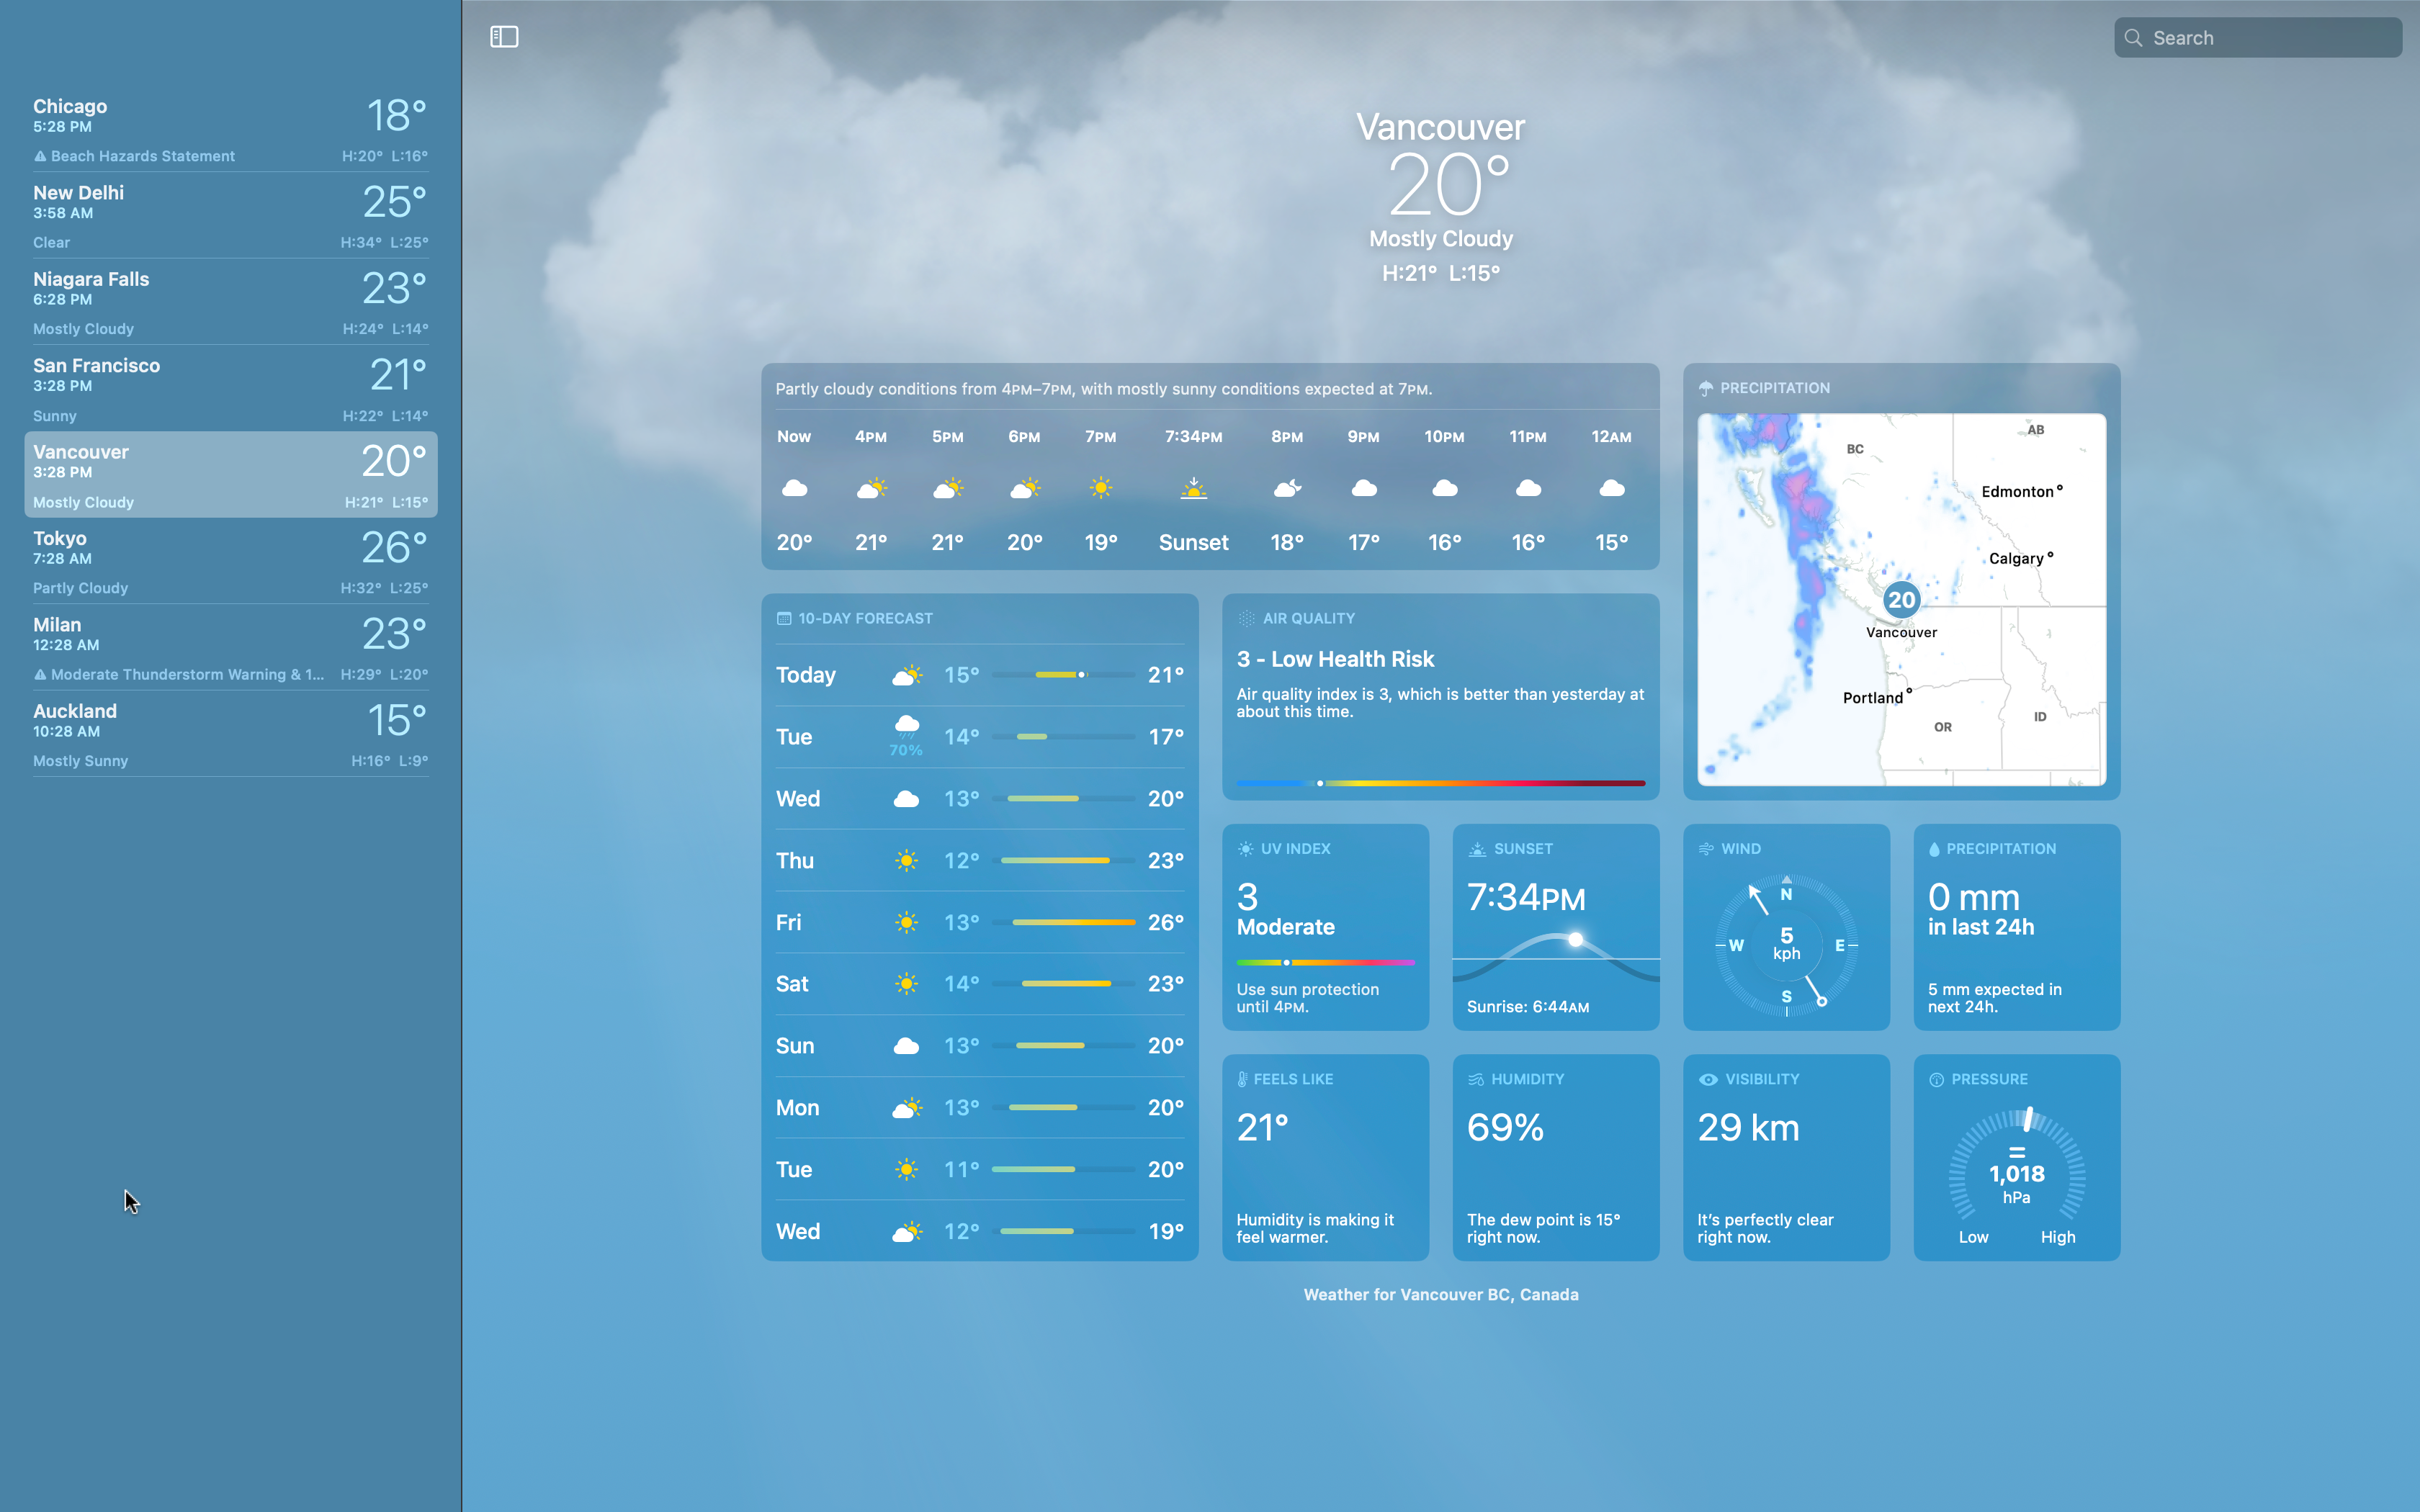  Describe the element at coordinates (1326, 926) in the screenshot. I see `Determine the UV ratings for Vancouver` at that location.